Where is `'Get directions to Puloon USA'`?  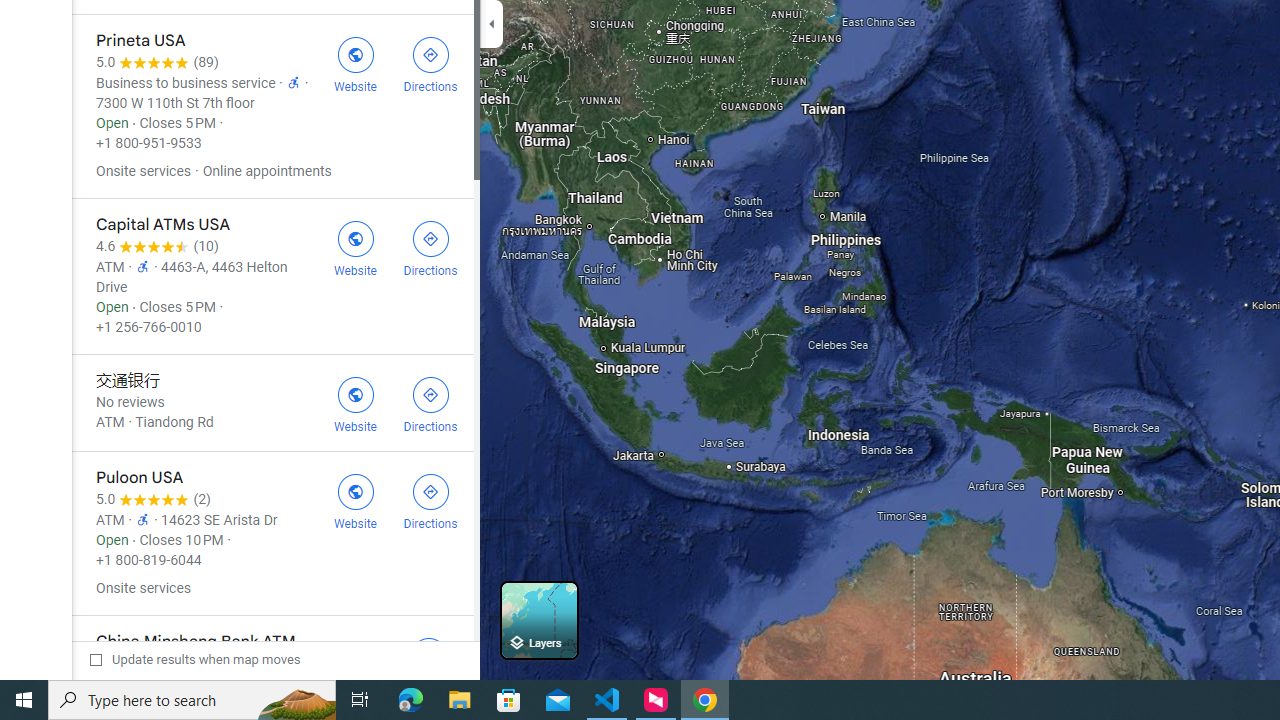
'Get directions to Puloon USA' is located at coordinates (429, 499).